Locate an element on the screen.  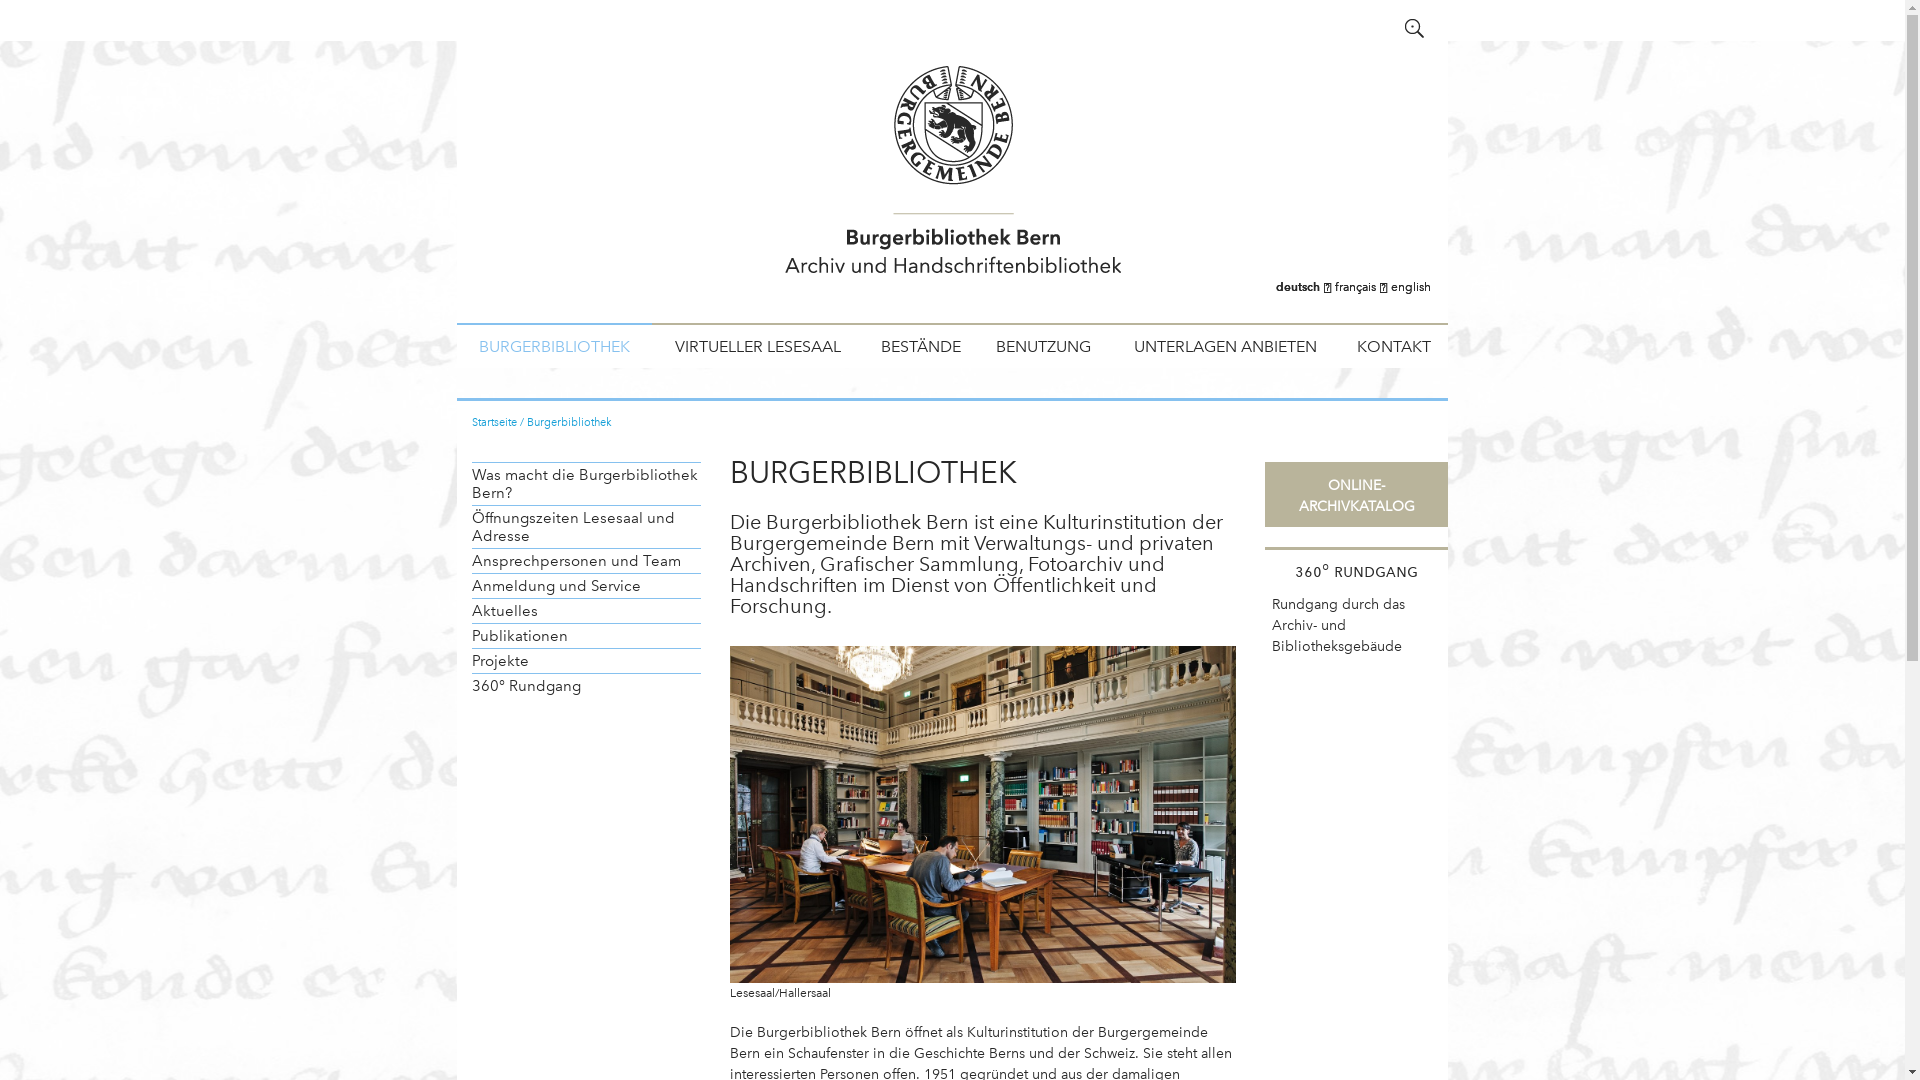
'Publikationen' is located at coordinates (585, 635).